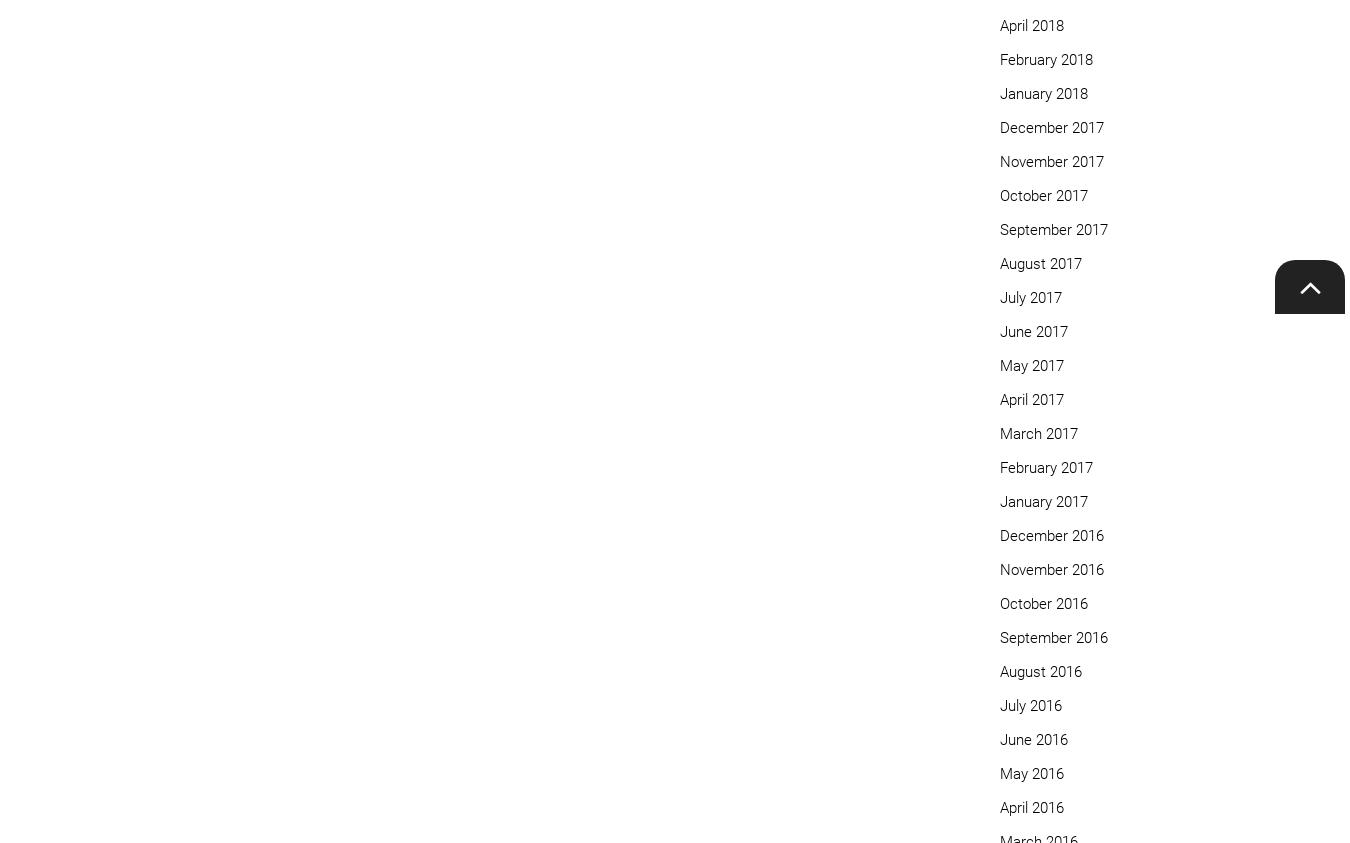 Image resolution: width=1350 pixels, height=843 pixels. Describe the element at coordinates (1052, 161) in the screenshot. I see `'November 2017'` at that location.